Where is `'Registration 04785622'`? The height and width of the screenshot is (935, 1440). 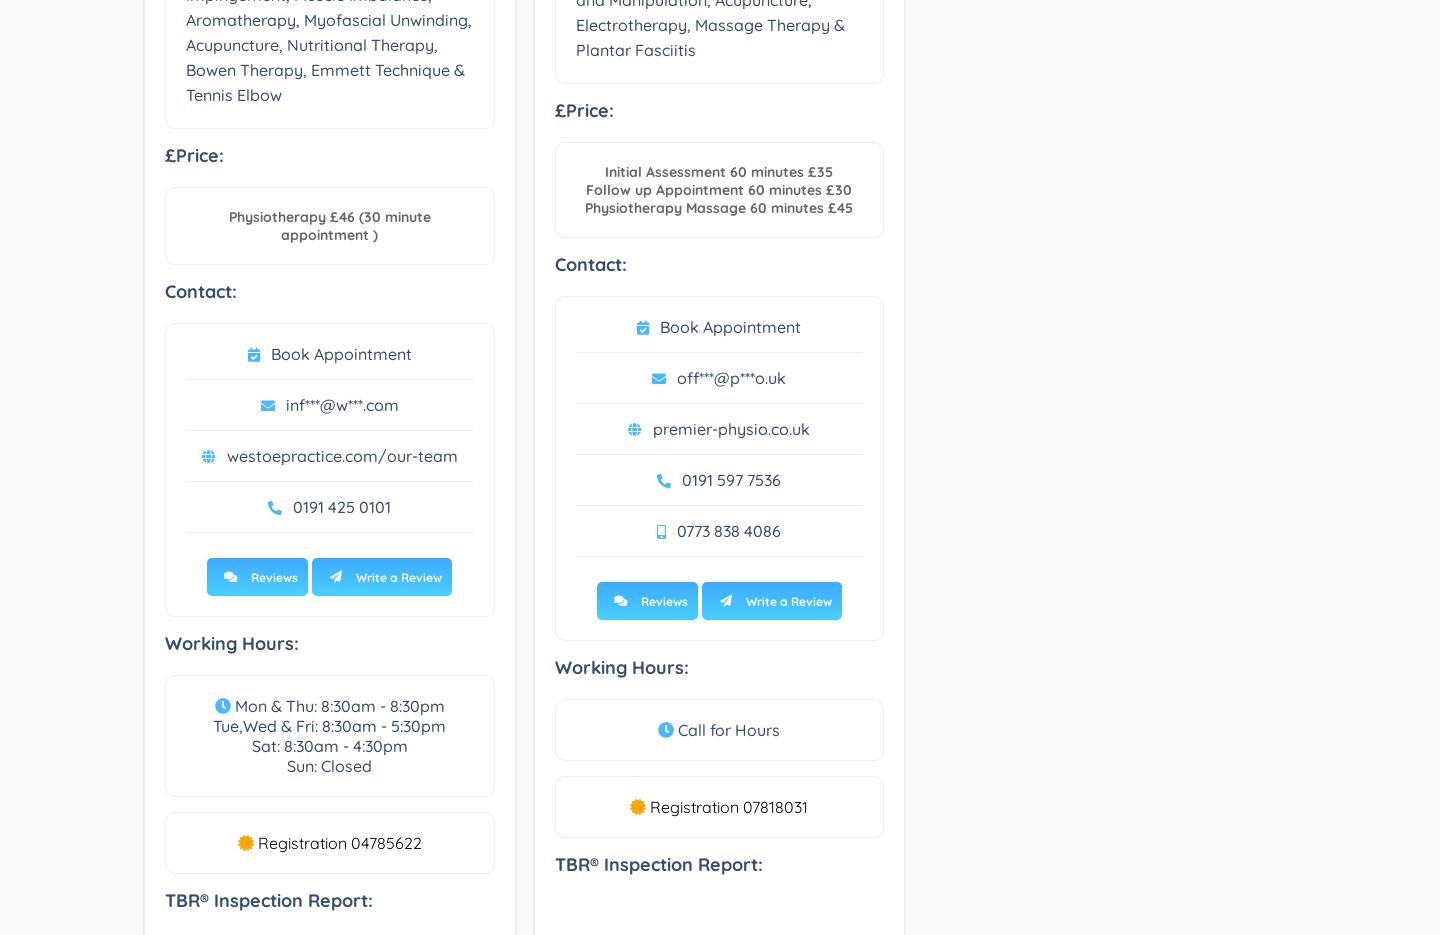
'Registration 04785622' is located at coordinates (336, 842).